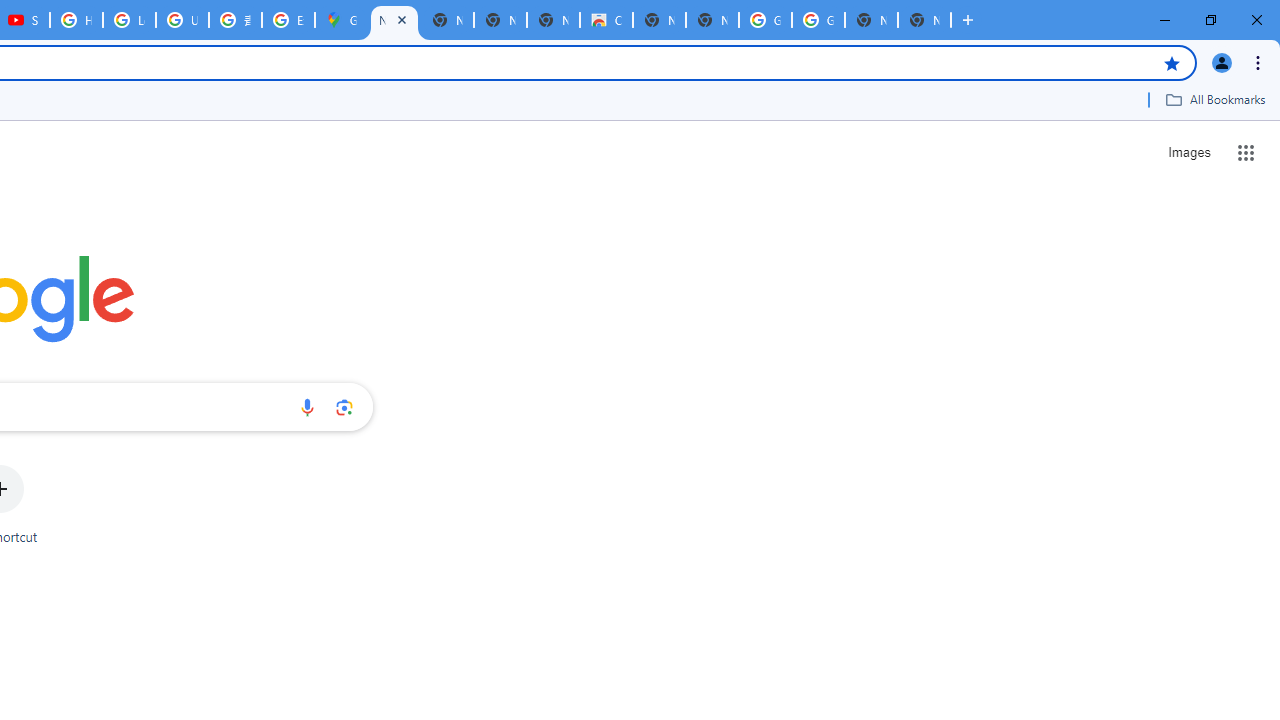 The width and height of the screenshot is (1280, 720). Describe the element at coordinates (287, 20) in the screenshot. I see `'Explore new street-level details - Google Maps Help'` at that location.